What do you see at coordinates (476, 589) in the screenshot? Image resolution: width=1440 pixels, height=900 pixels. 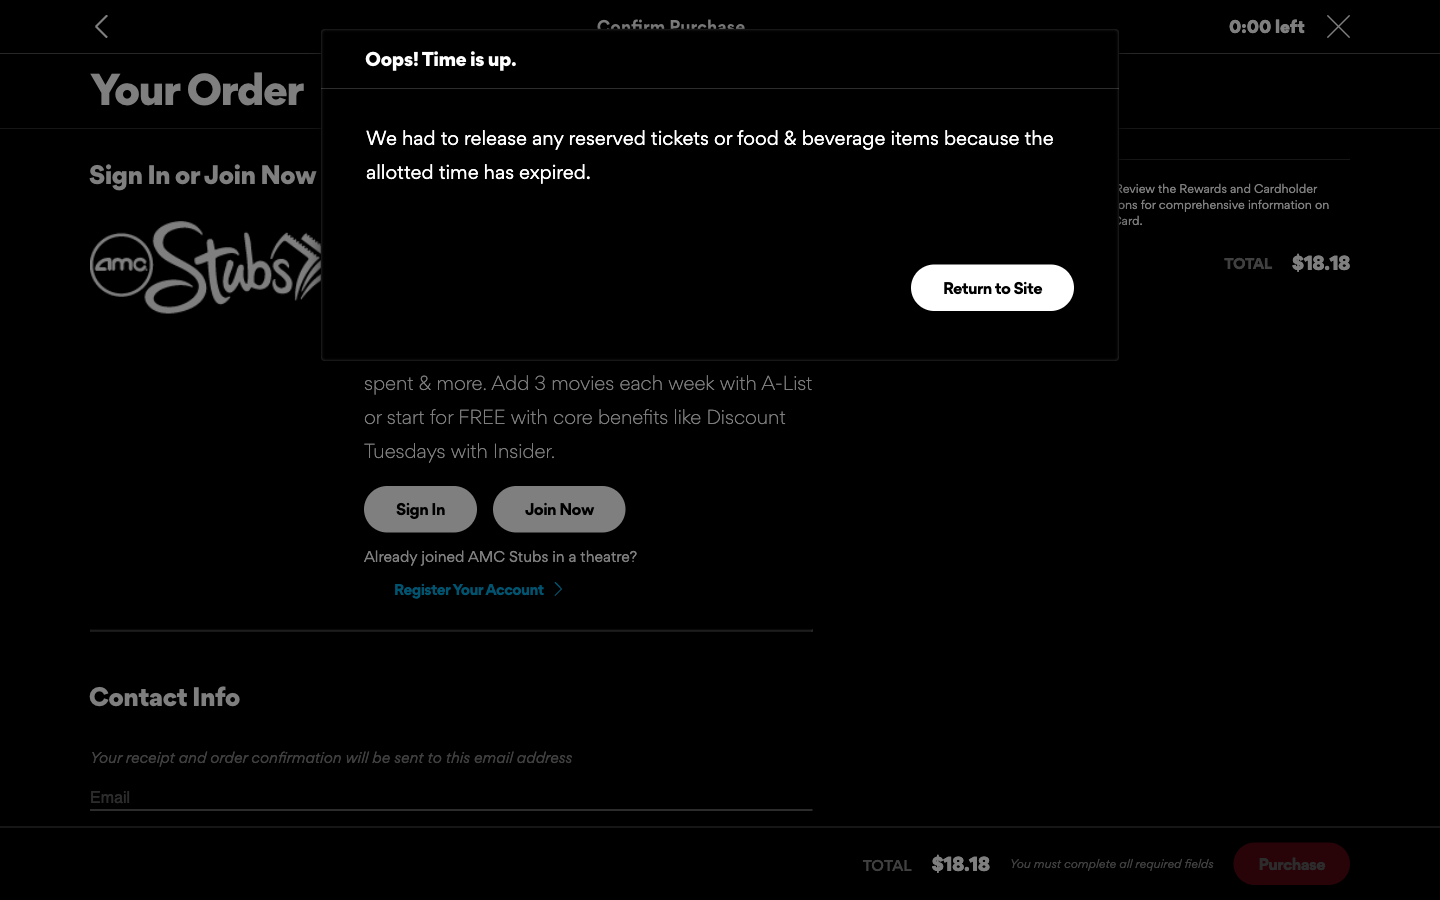 I see `Commence a new user registration` at bounding box center [476, 589].